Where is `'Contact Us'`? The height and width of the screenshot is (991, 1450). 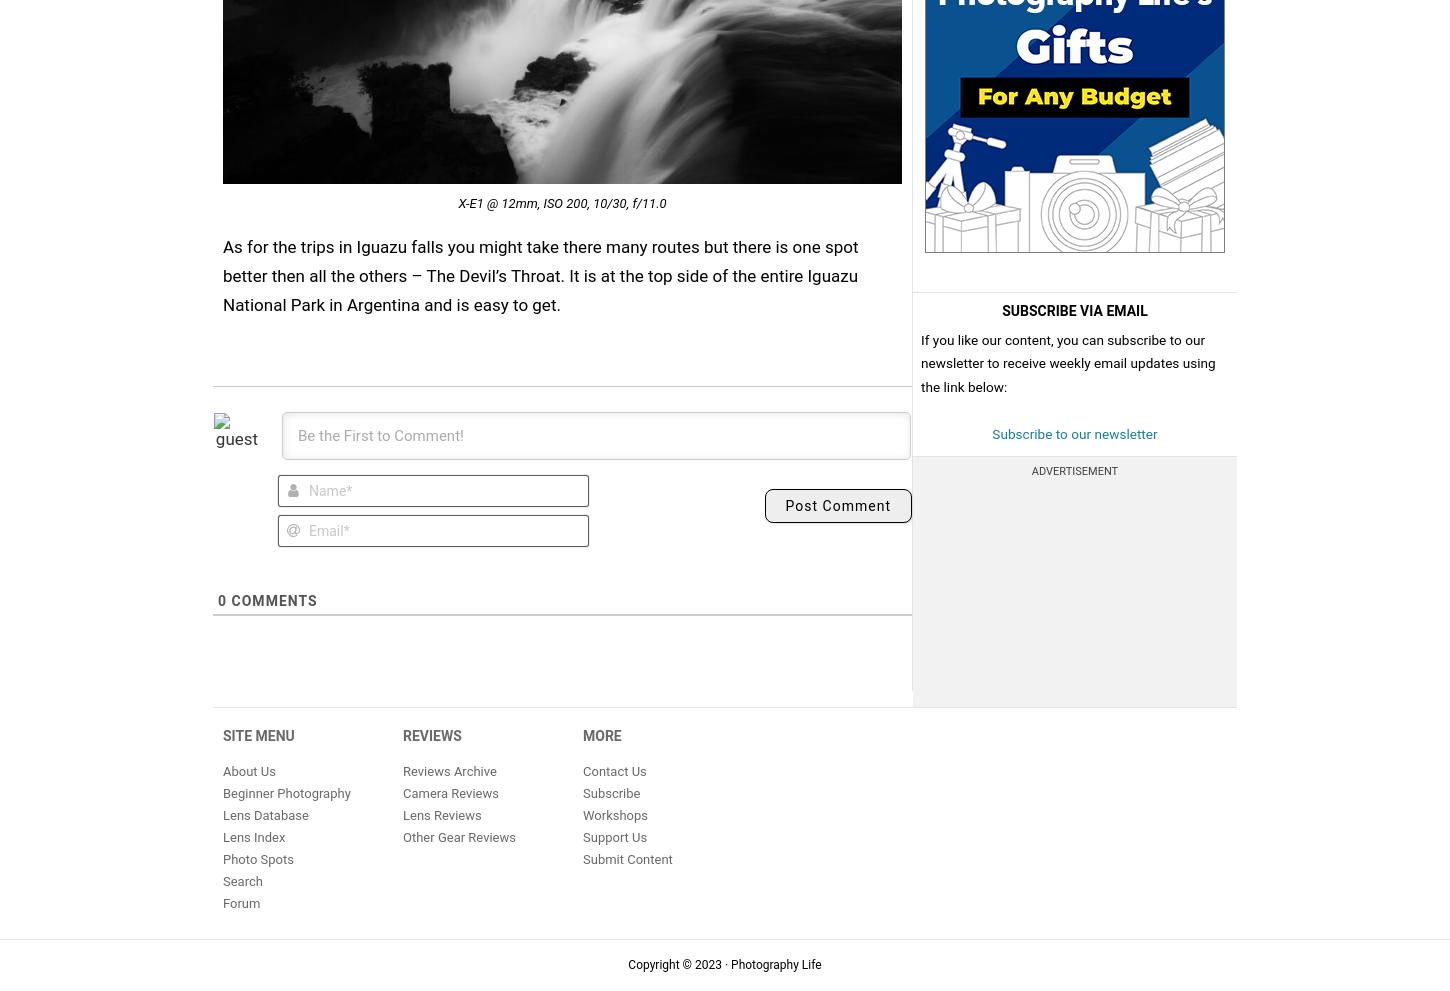
'Contact Us' is located at coordinates (613, 770).